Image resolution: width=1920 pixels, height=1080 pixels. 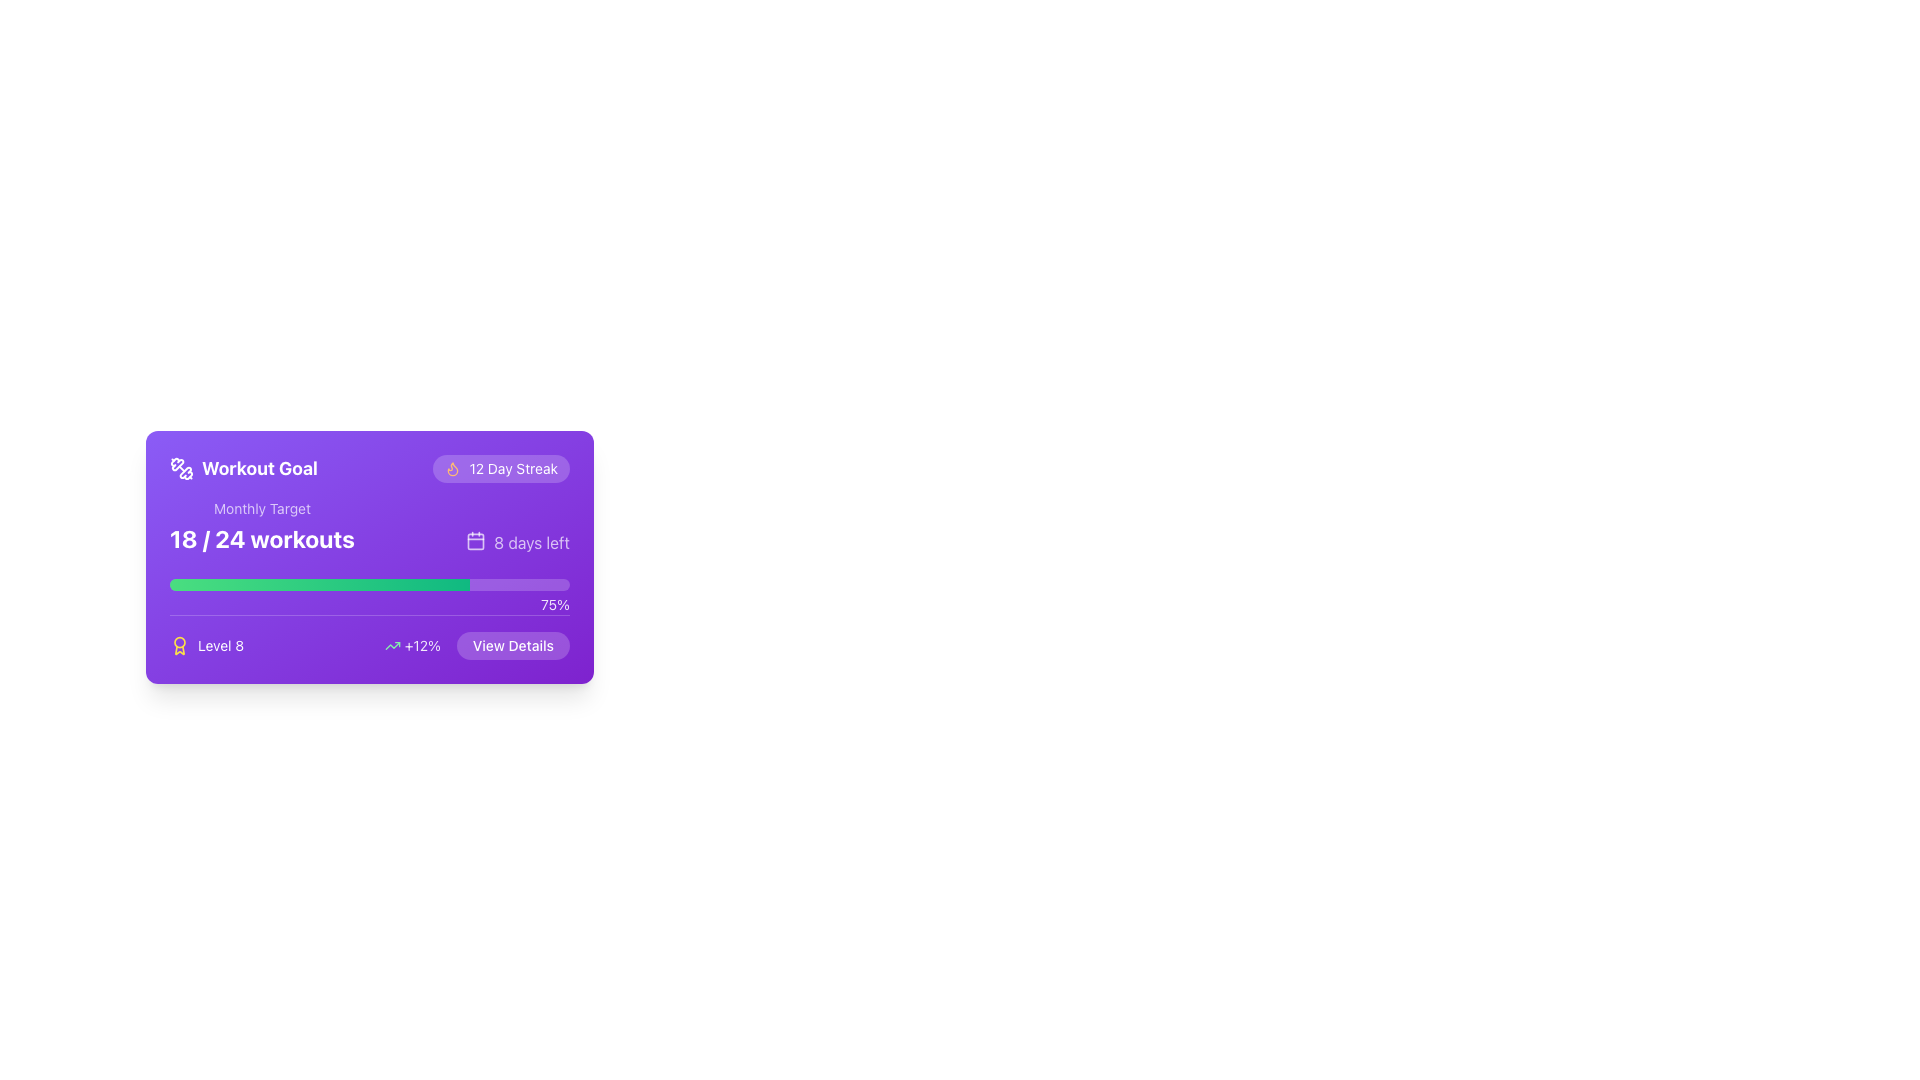 What do you see at coordinates (501, 469) in the screenshot?
I see `the Informational Badge displaying the user's workout streak in the top-right corner of the 'Workout Goal' section if it is interactive` at bounding box center [501, 469].